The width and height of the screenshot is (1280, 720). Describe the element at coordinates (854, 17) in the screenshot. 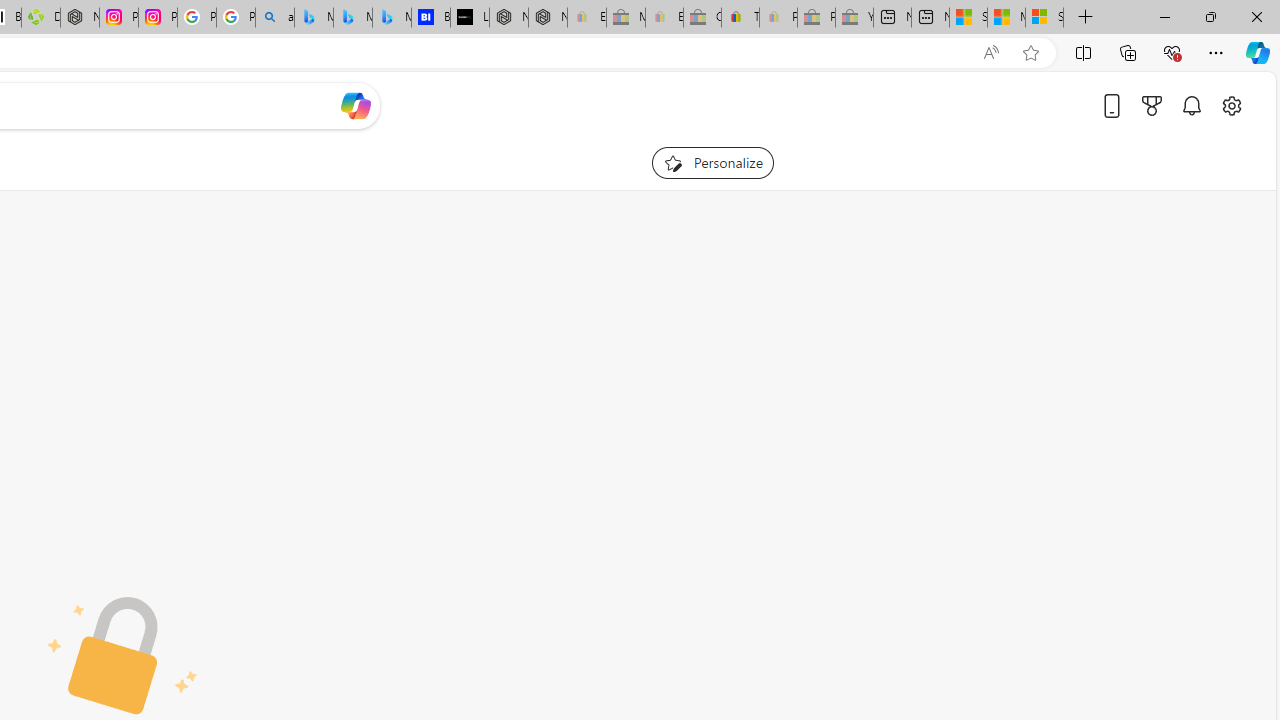

I see `'Yard, Garden & Outdoor Living - Sleeping'` at that location.